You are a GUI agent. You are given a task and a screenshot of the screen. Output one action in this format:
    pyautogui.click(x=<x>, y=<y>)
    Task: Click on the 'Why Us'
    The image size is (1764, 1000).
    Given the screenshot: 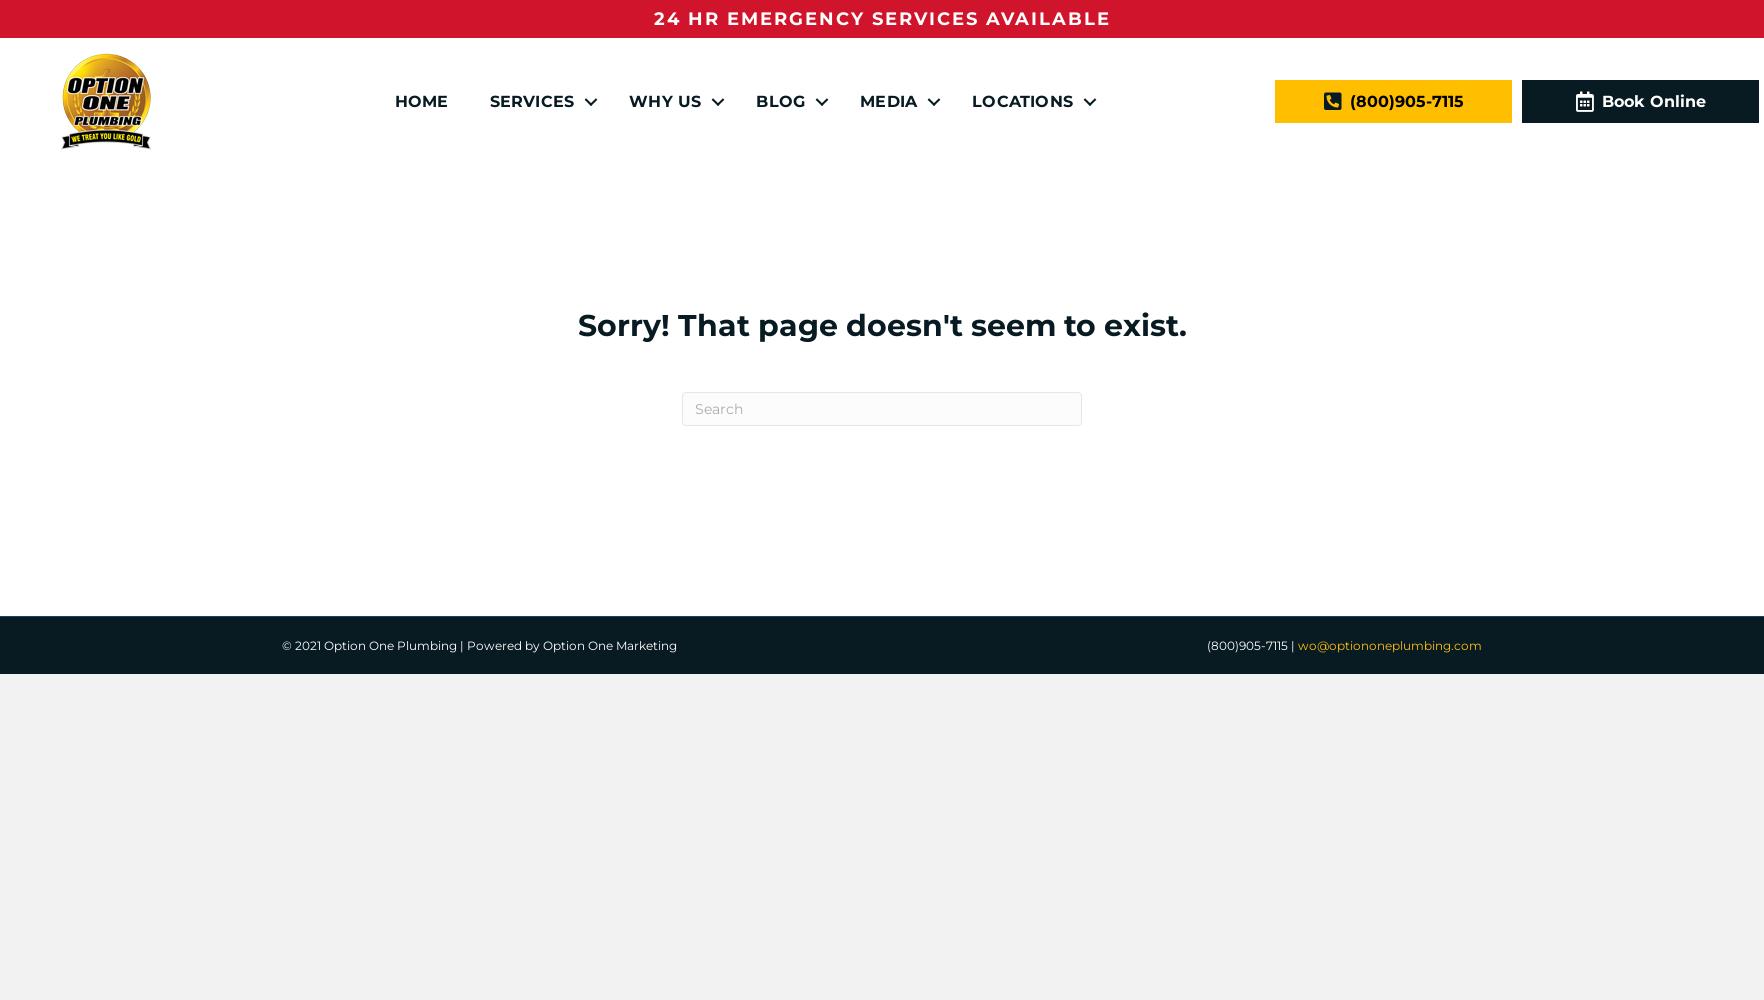 What is the action you would take?
    pyautogui.click(x=665, y=99)
    